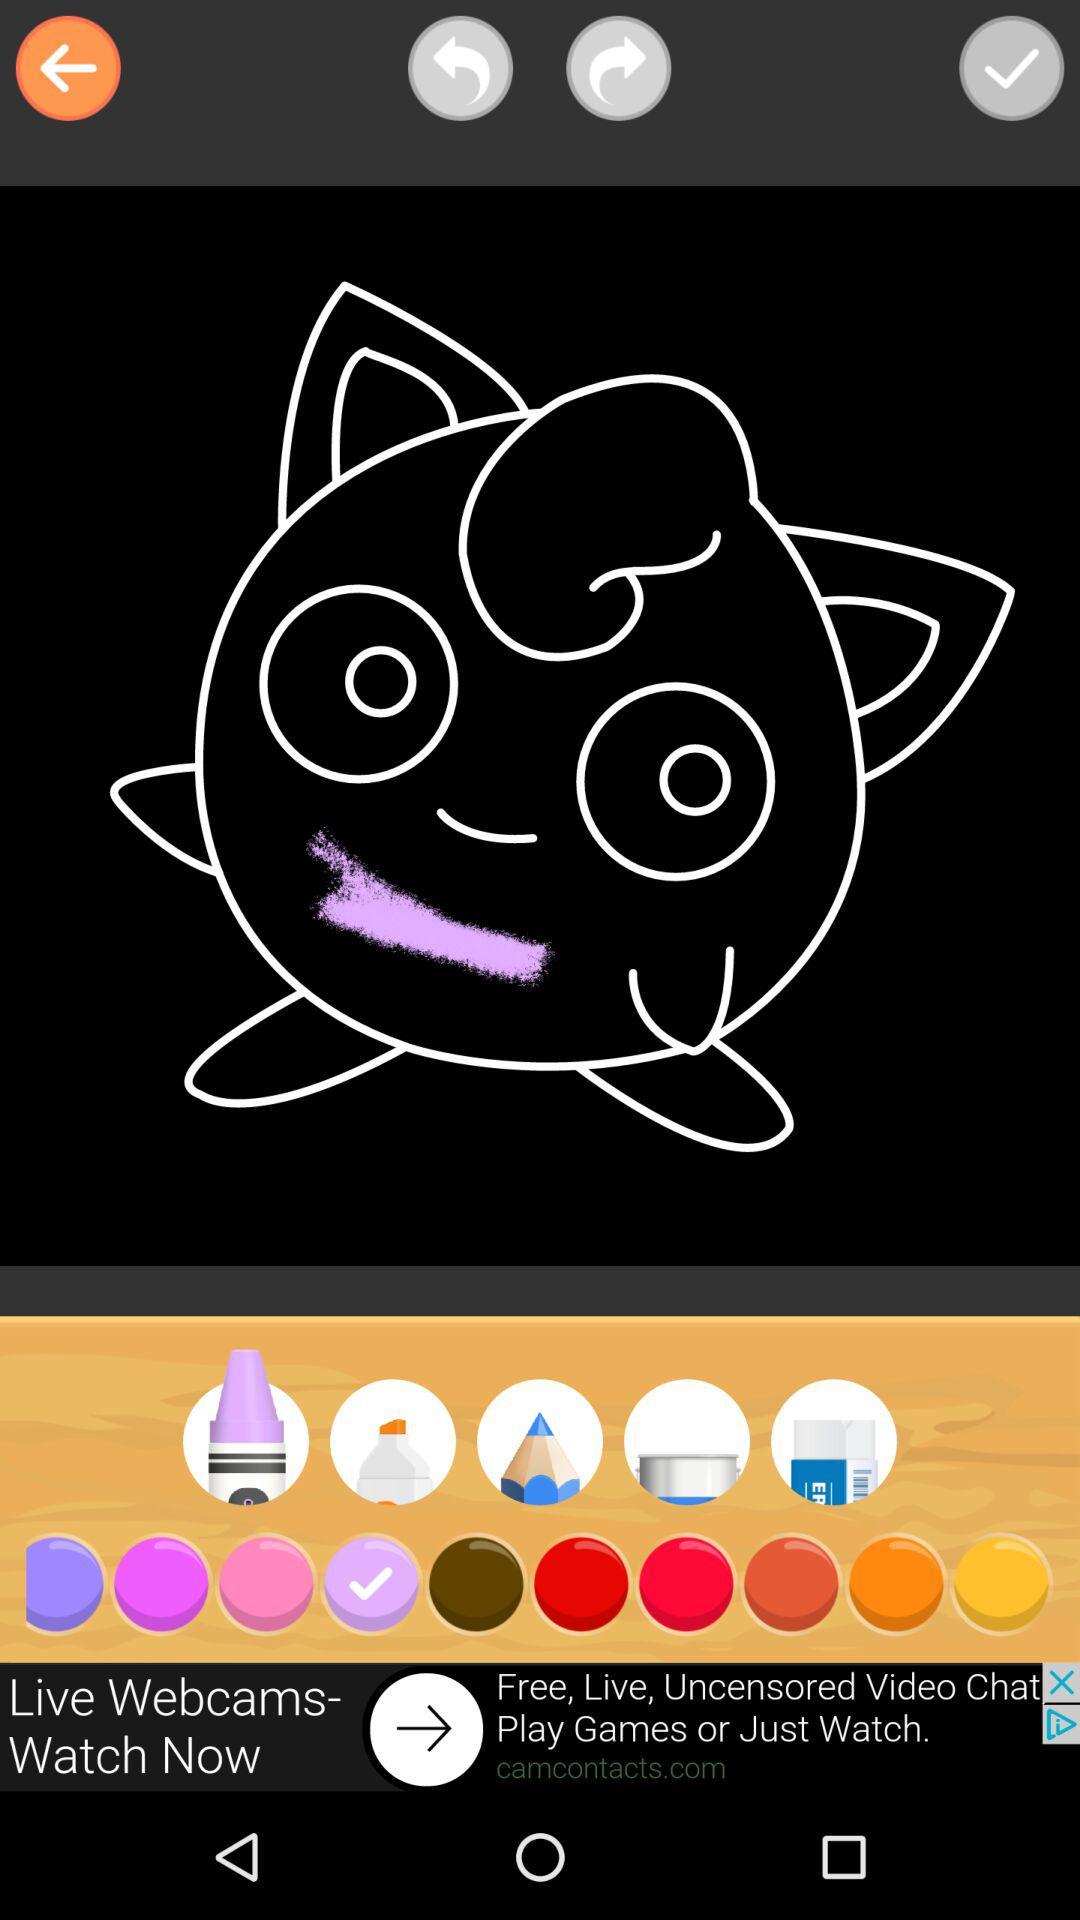 The width and height of the screenshot is (1080, 1920). What do you see at coordinates (1011, 68) in the screenshot?
I see `finish drawing` at bounding box center [1011, 68].